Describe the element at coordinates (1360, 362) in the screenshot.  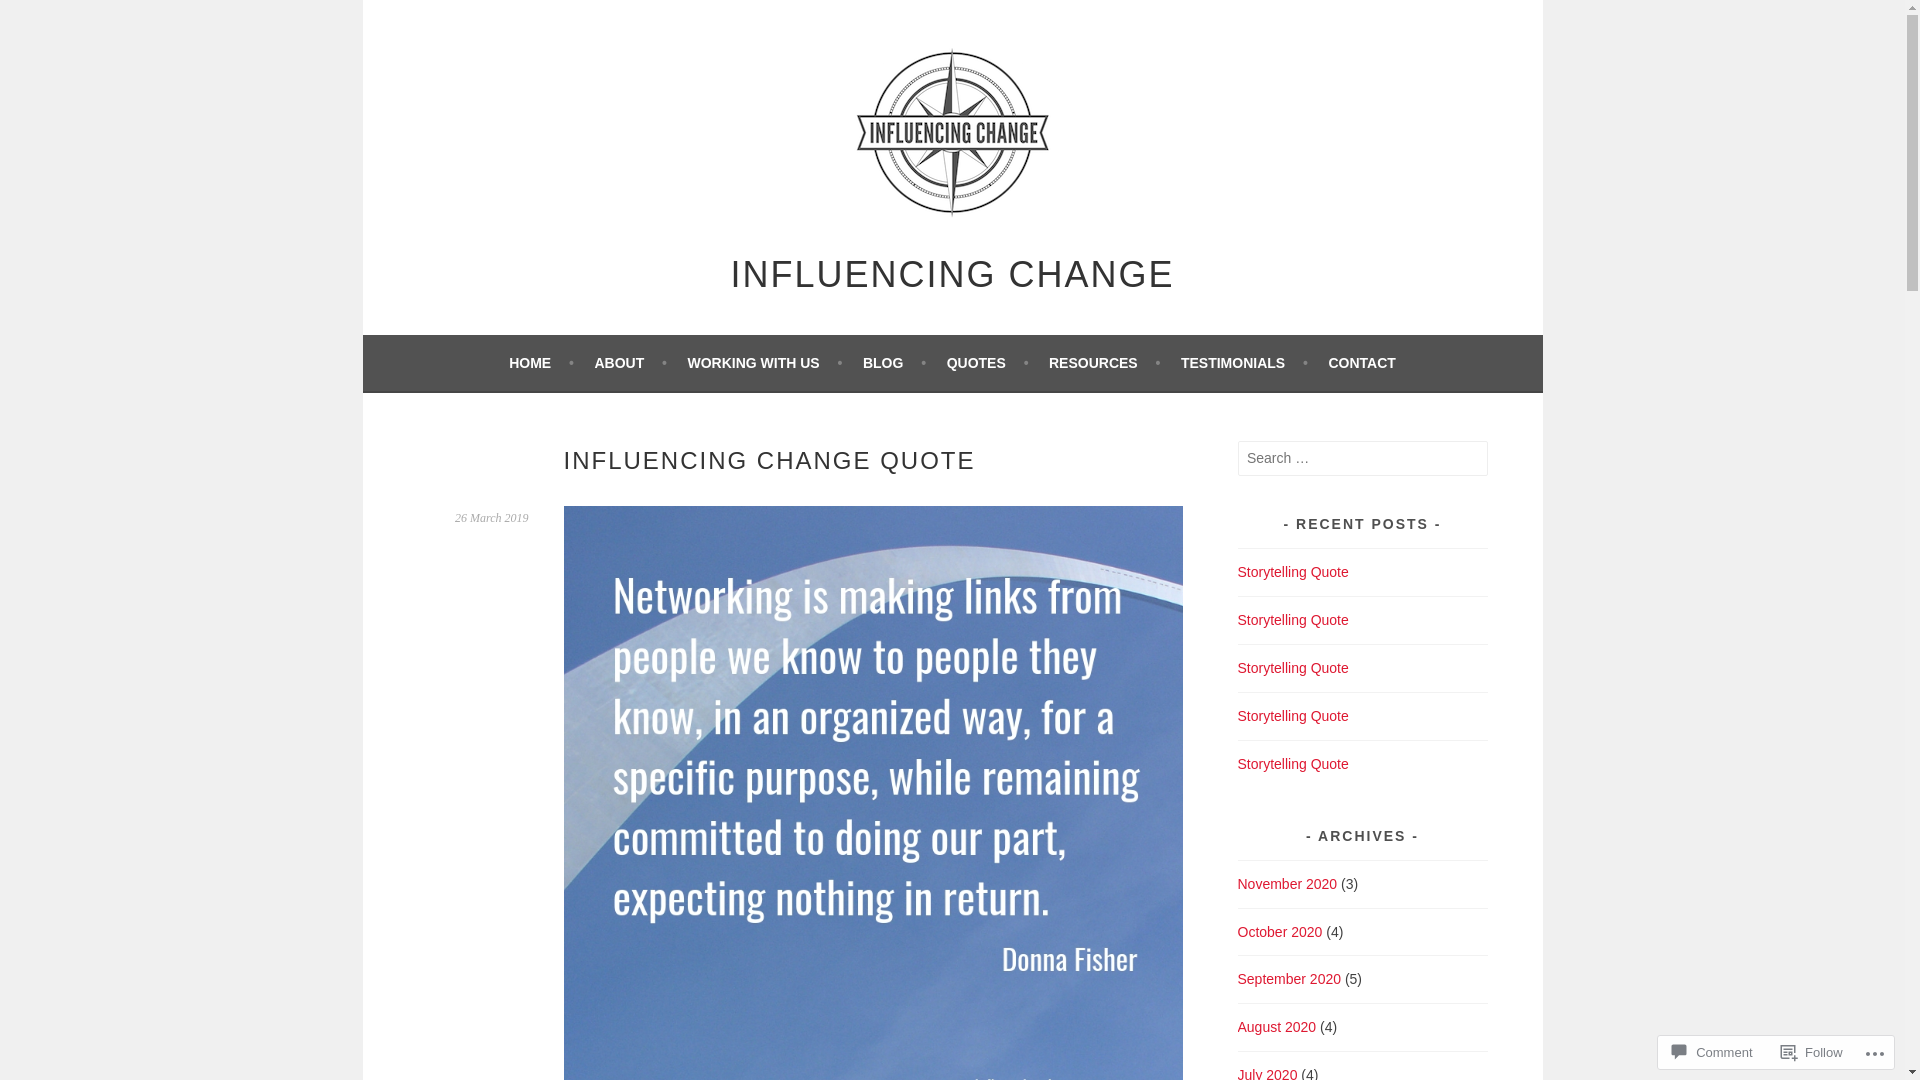
I see `'CONTACT'` at that location.